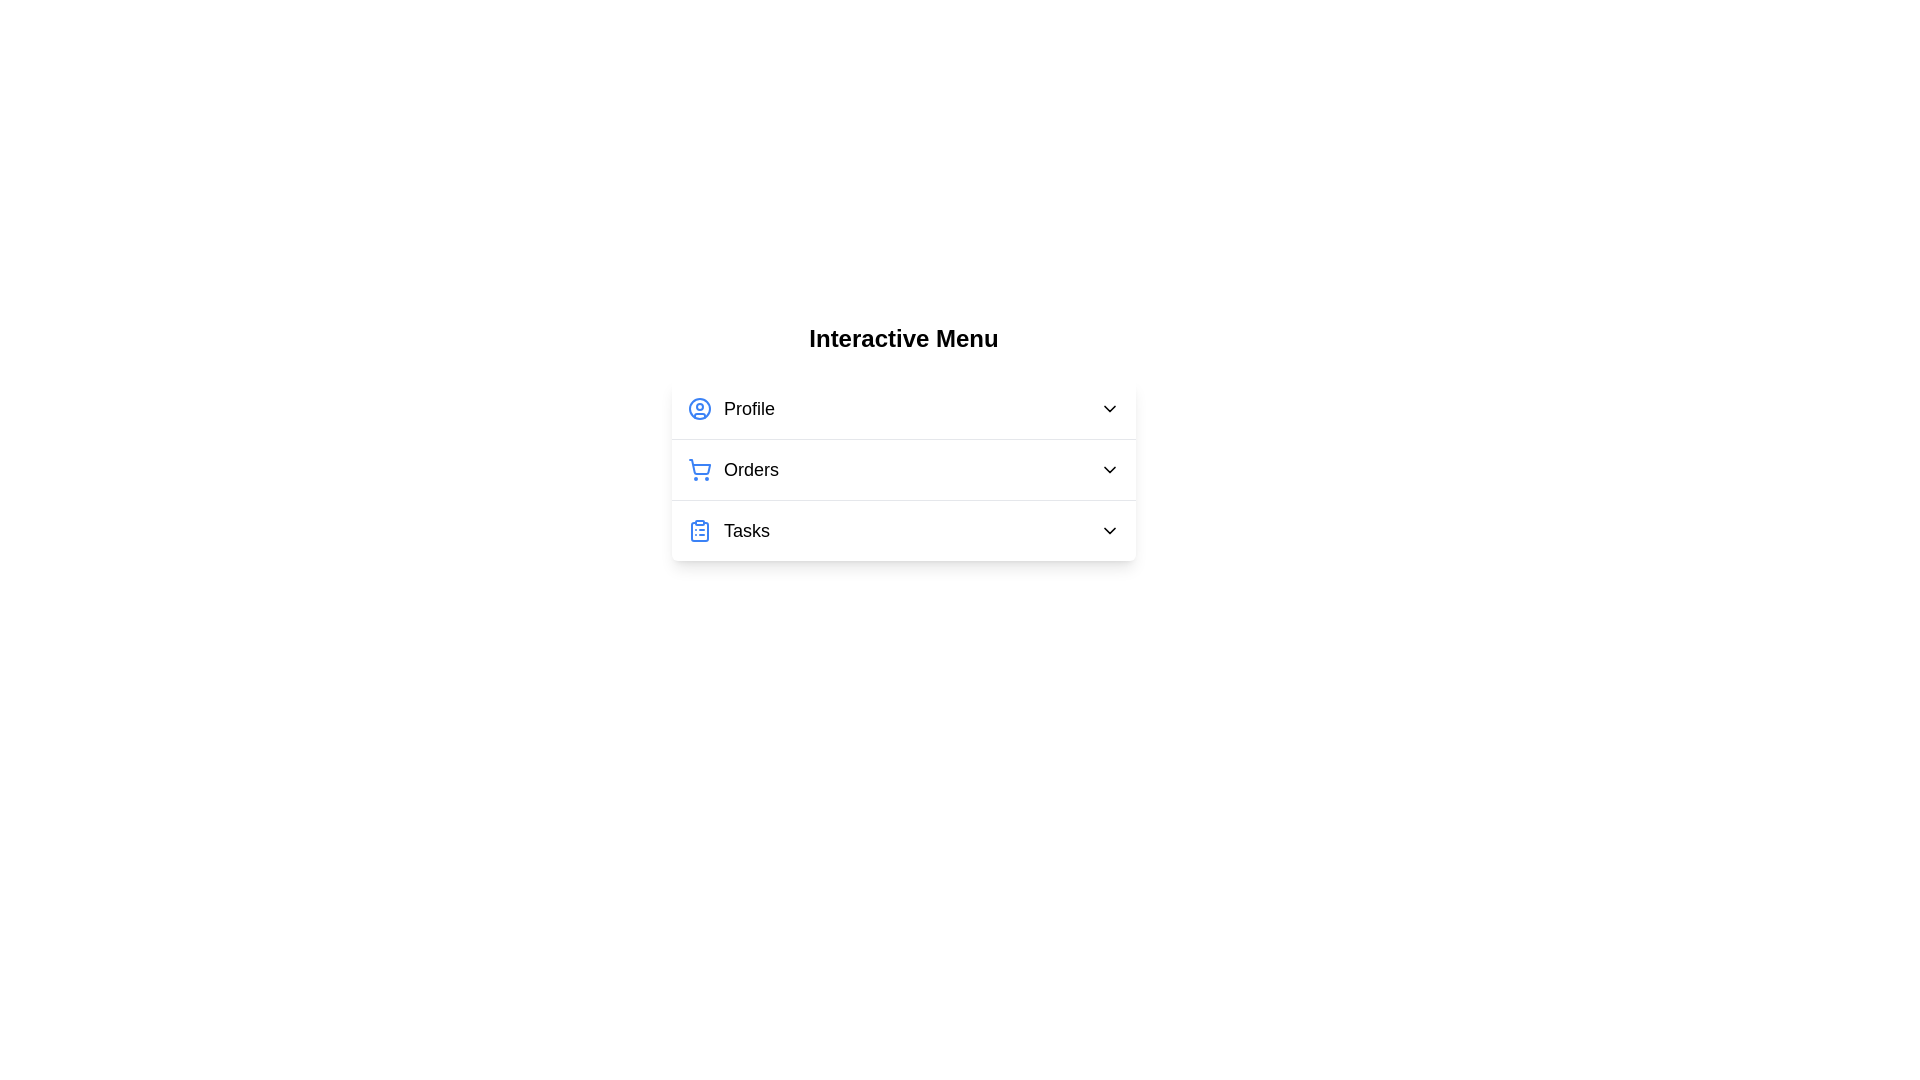  What do you see at coordinates (902, 407) in the screenshot?
I see `the 'Profile' menu item in the Interactive Menu` at bounding box center [902, 407].